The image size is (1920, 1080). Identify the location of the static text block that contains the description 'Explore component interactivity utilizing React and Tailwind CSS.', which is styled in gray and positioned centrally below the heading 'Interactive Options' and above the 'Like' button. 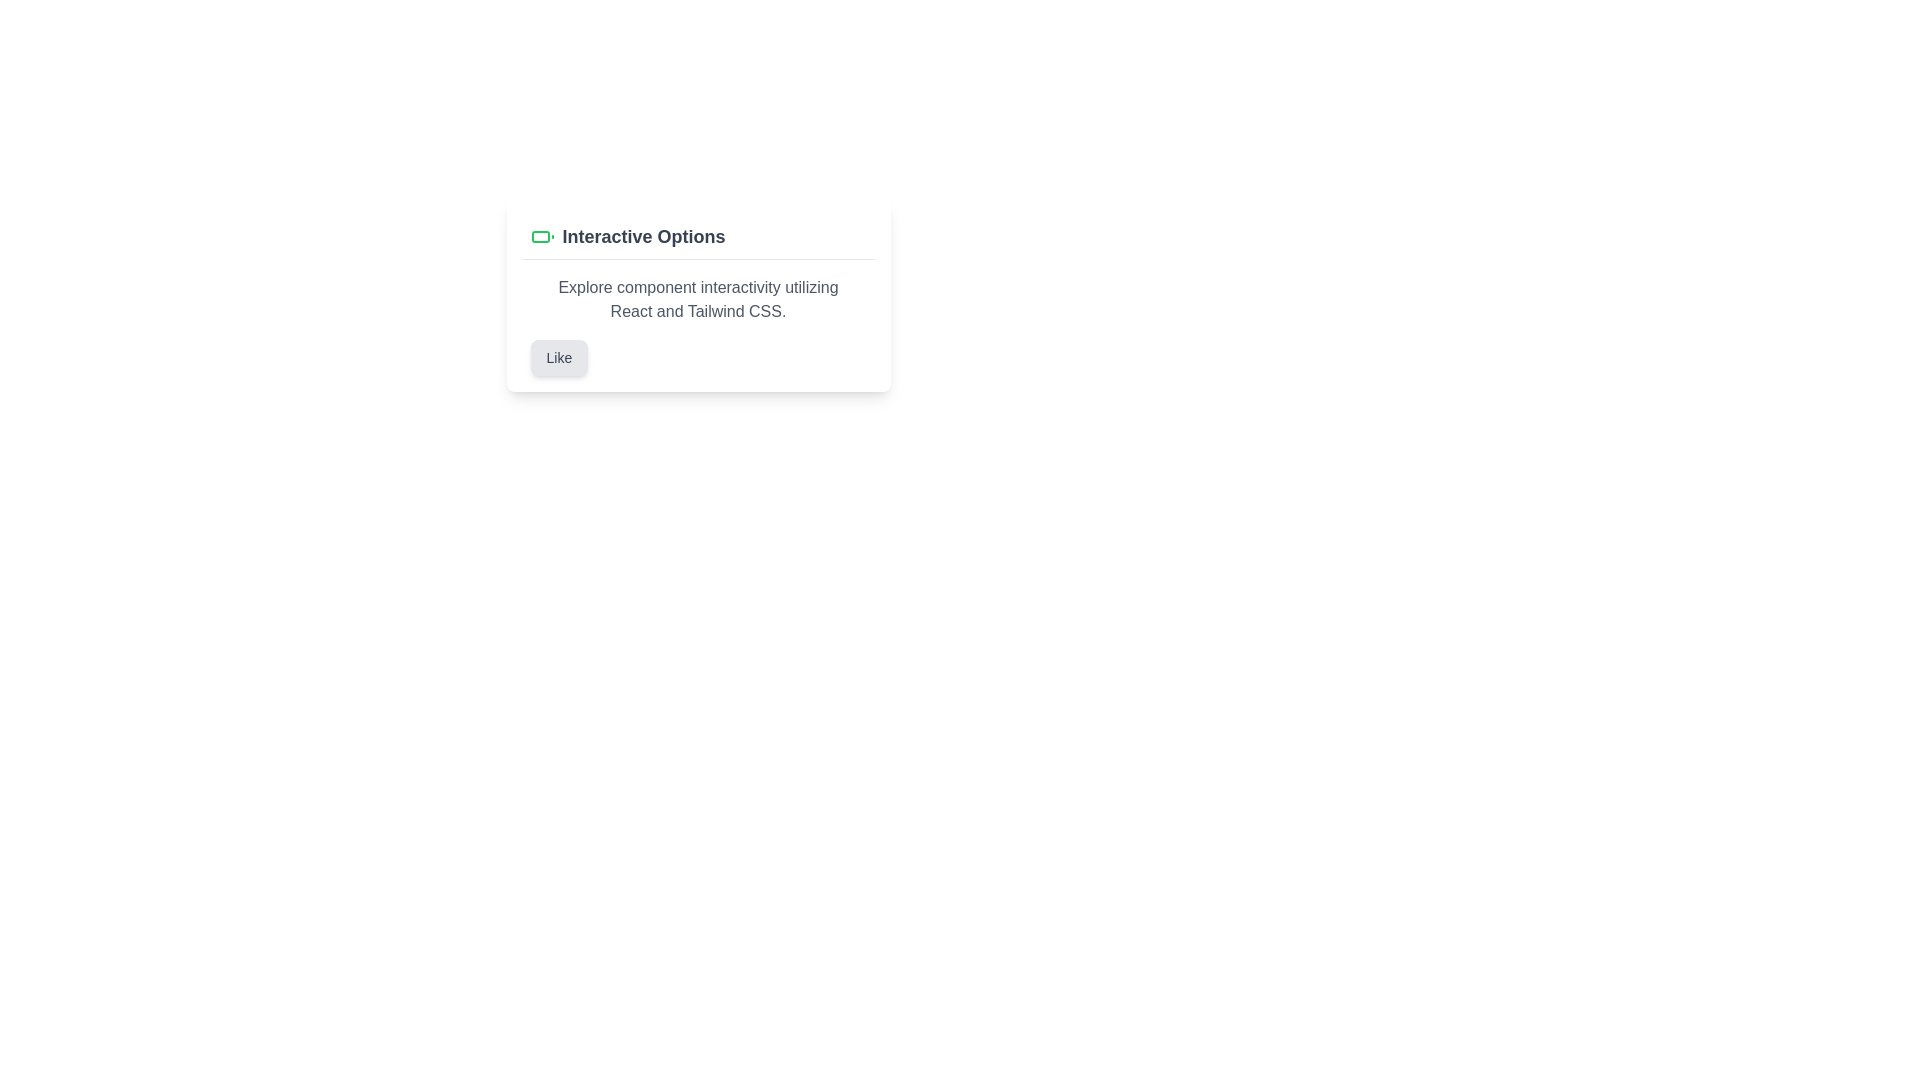
(698, 300).